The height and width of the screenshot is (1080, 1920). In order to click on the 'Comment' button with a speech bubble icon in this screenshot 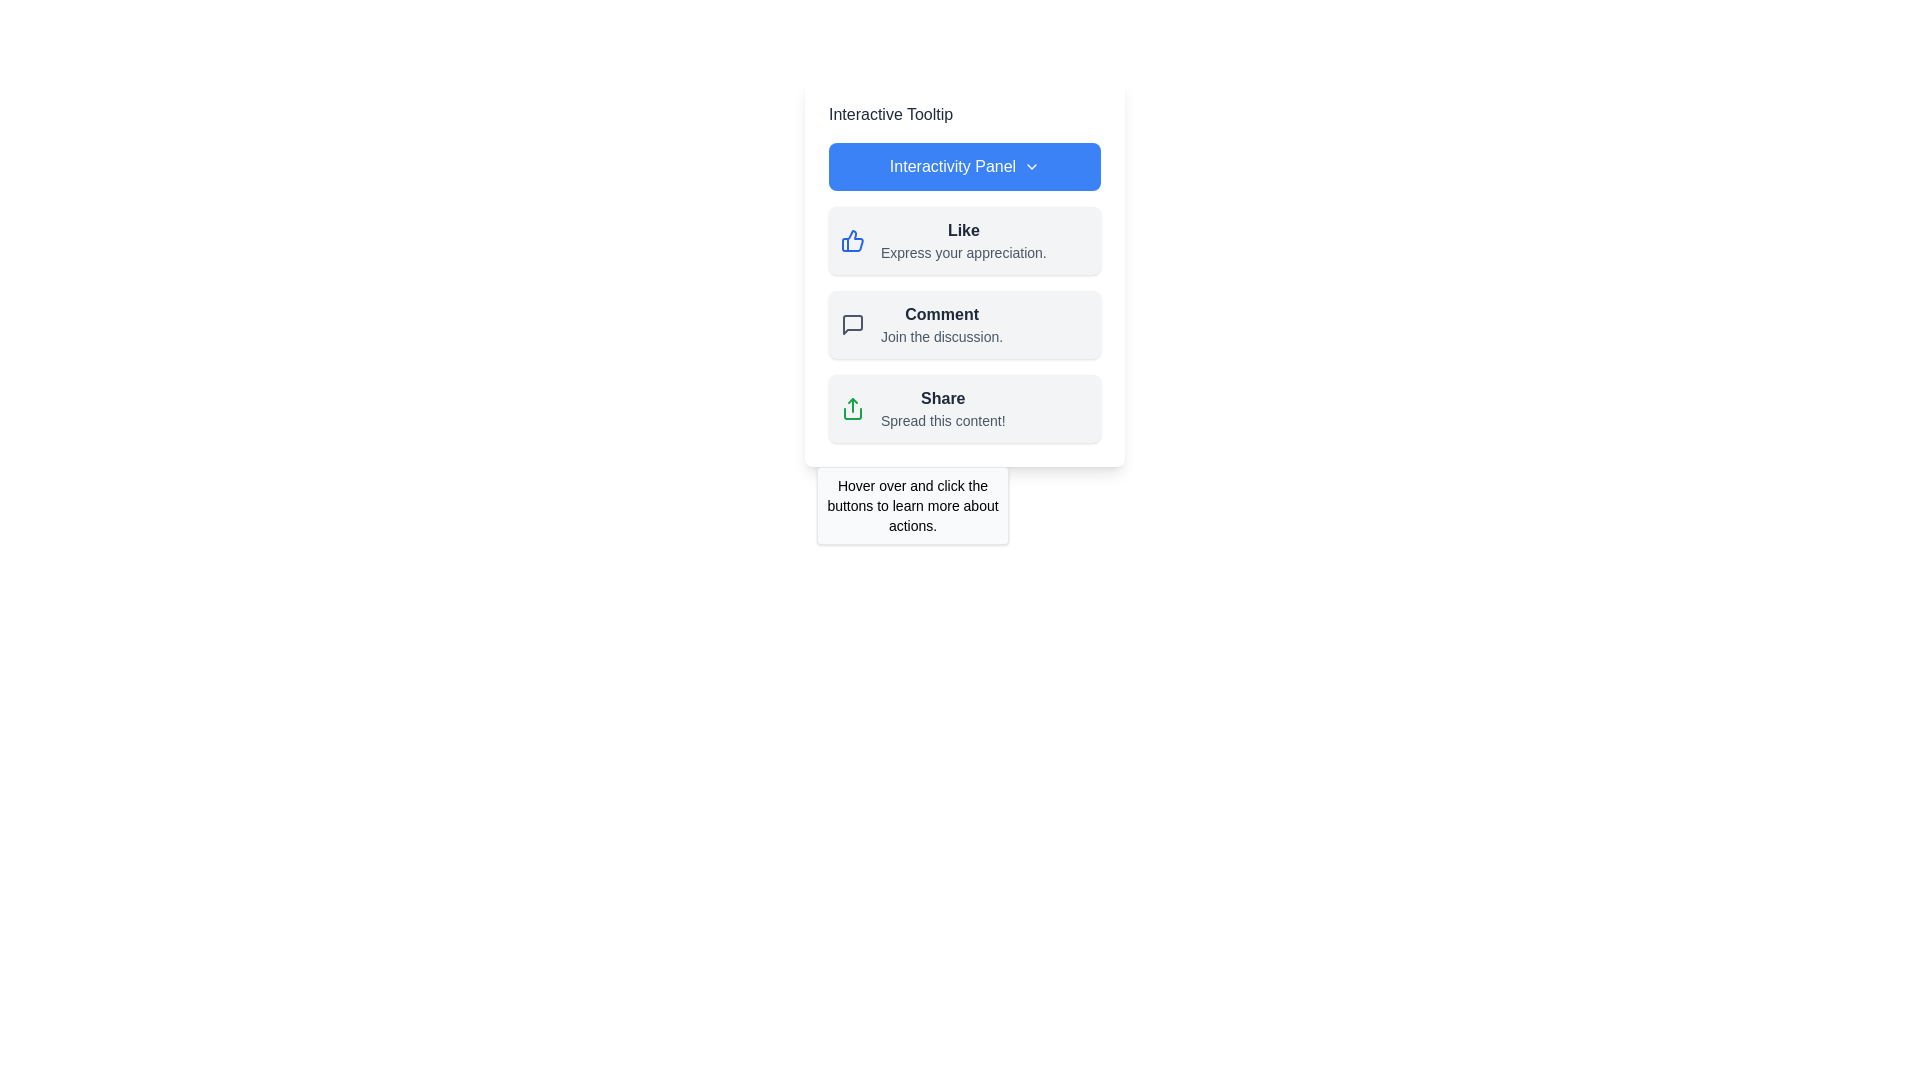, I will do `click(964, 323)`.